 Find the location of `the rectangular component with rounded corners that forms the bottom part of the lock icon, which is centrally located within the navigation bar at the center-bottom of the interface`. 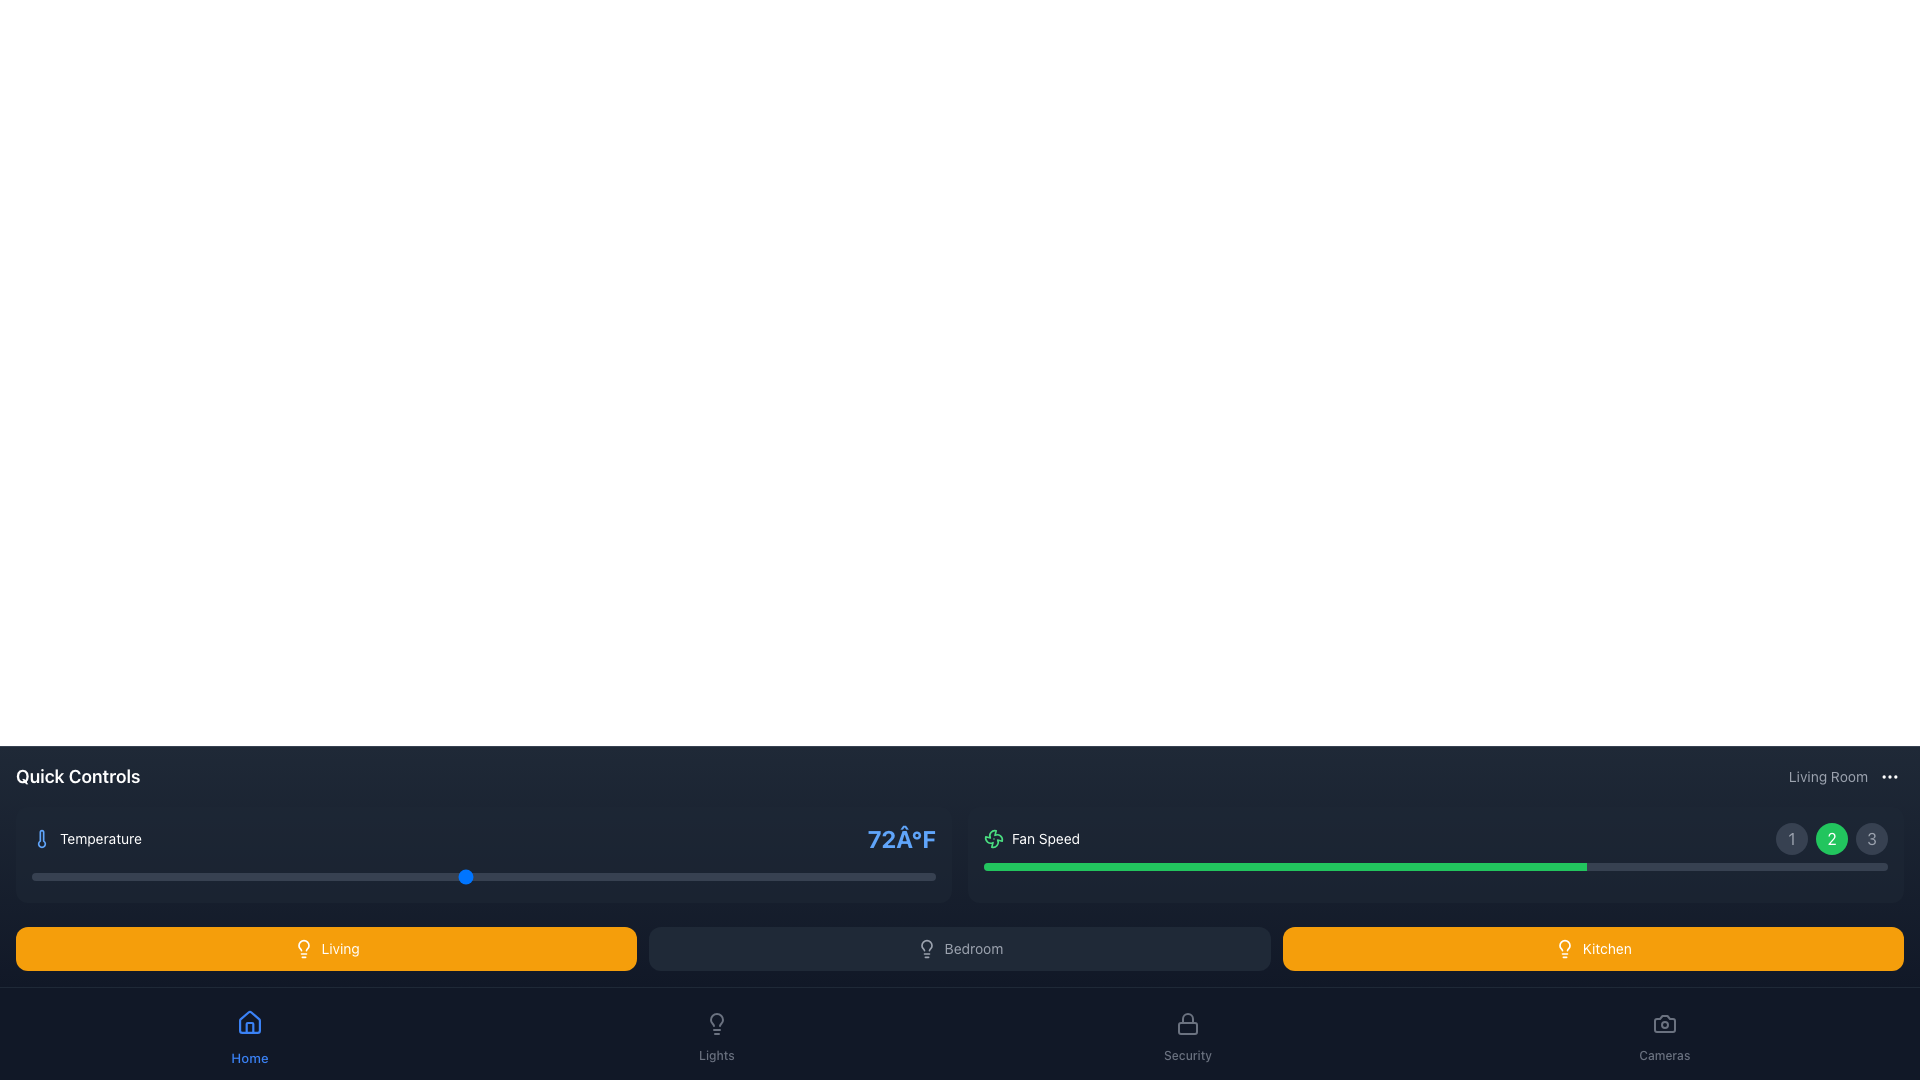

the rectangular component with rounded corners that forms the bottom part of the lock icon, which is centrally located within the navigation bar at the center-bottom of the interface is located at coordinates (1188, 1028).